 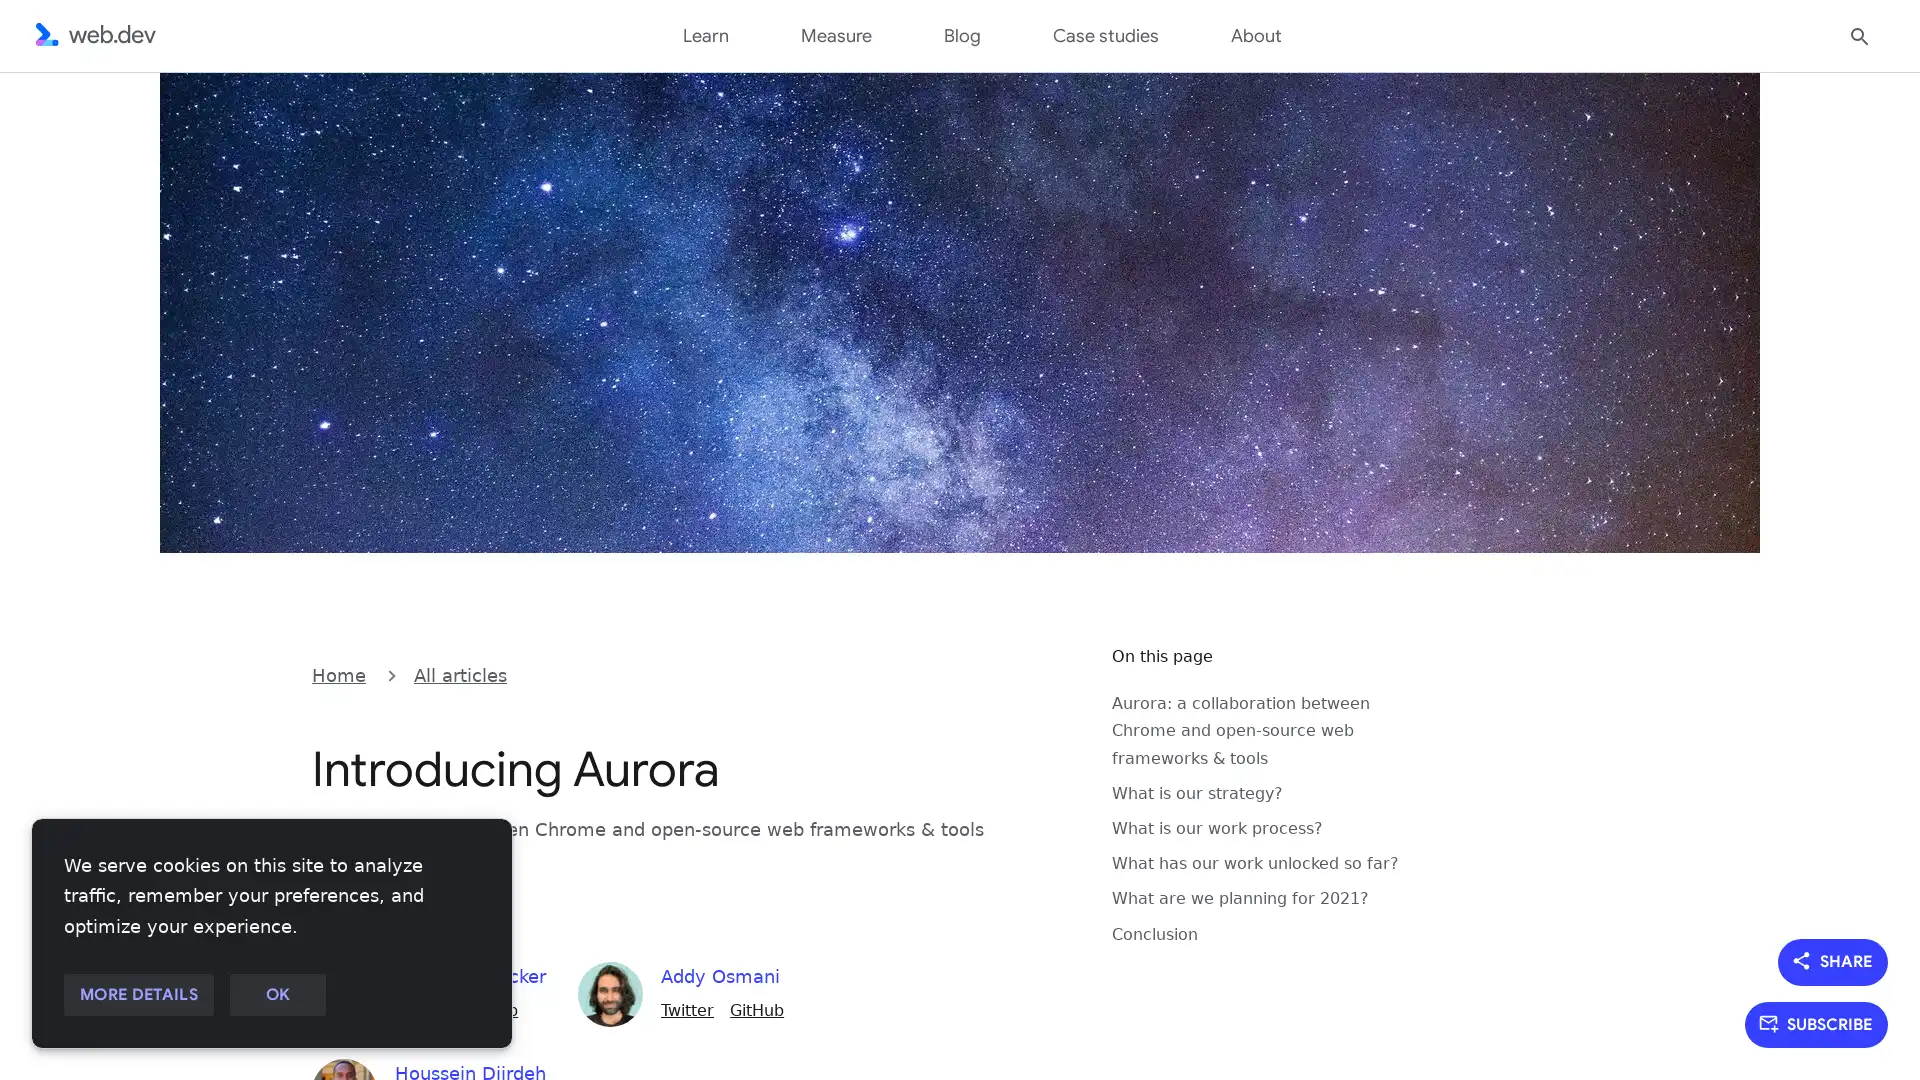 What do you see at coordinates (1859, 34) in the screenshot?
I see `Open search` at bounding box center [1859, 34].